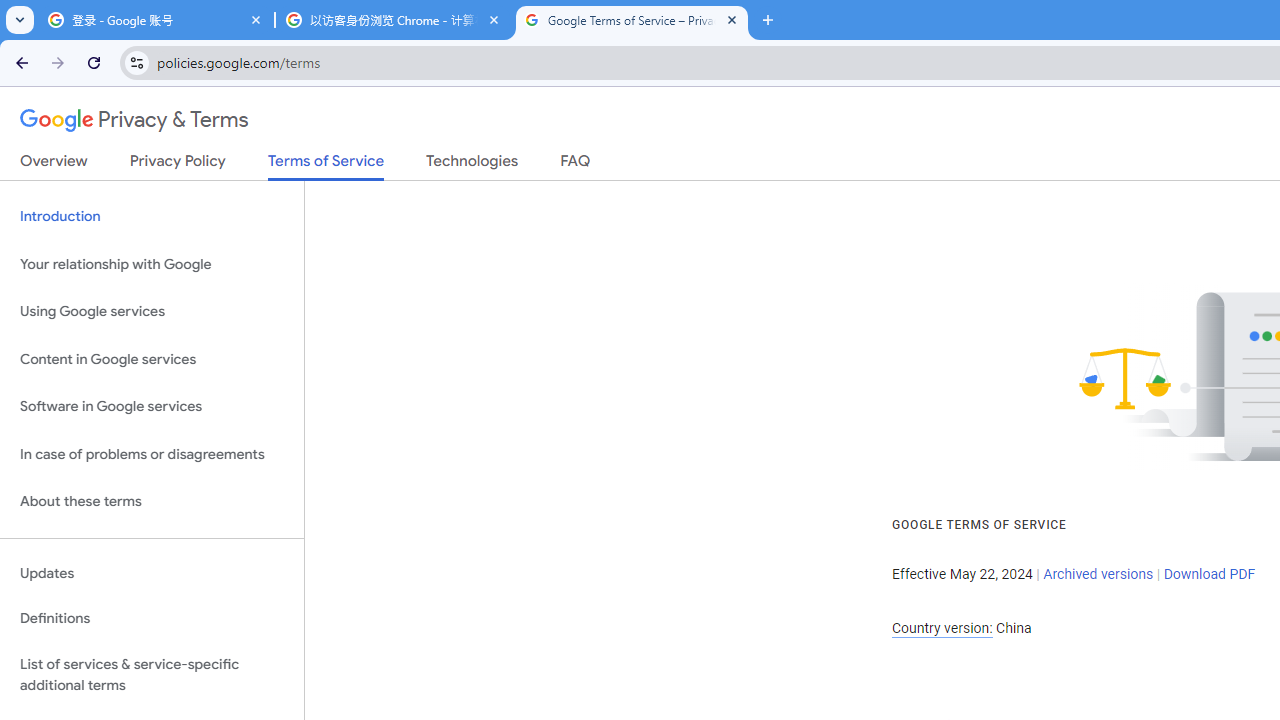 The width and height of the screenshot is (1280, 720). I want to click on 'Download PDF', so click(1208, 574).